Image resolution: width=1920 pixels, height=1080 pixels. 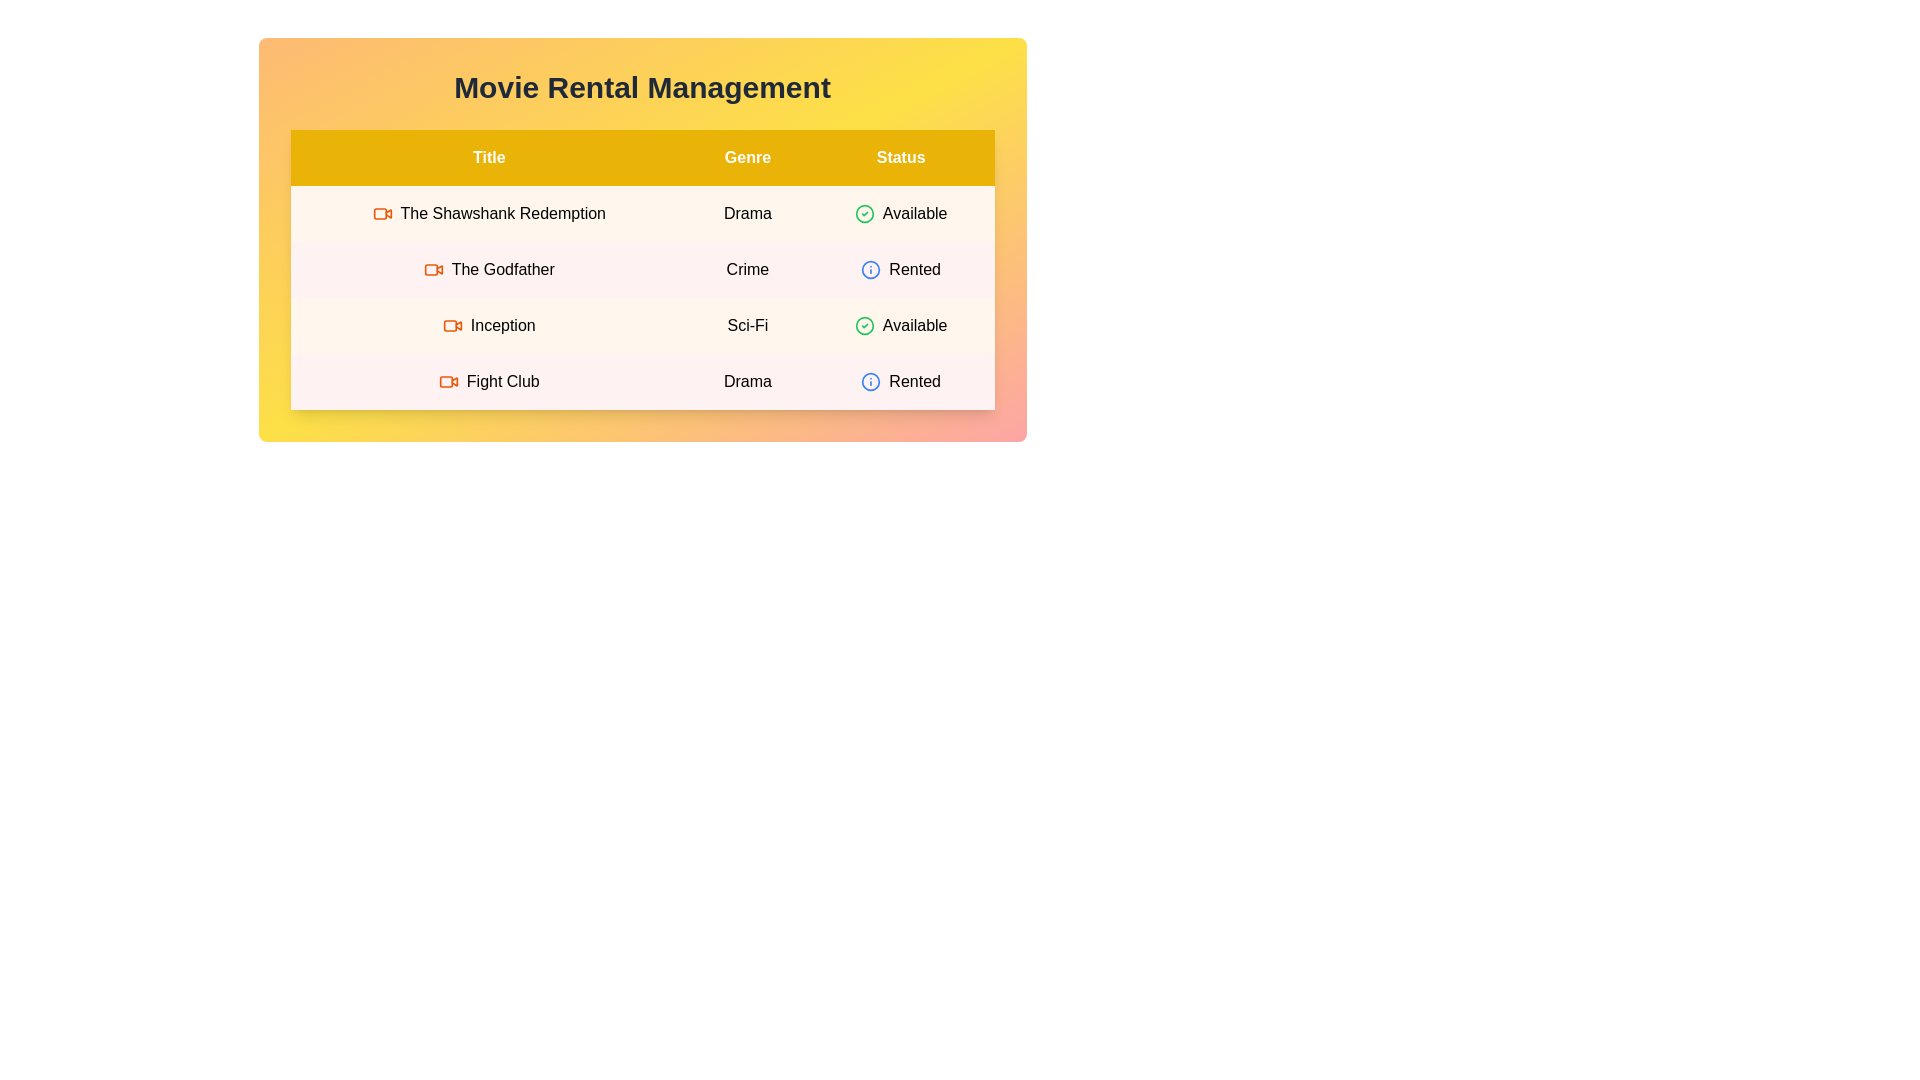 What do you see at coordinates (642, 213) in the screenshot?
I see `the row corresponding to movie The Shawshank Redemption` at bounding box center [642, 213].